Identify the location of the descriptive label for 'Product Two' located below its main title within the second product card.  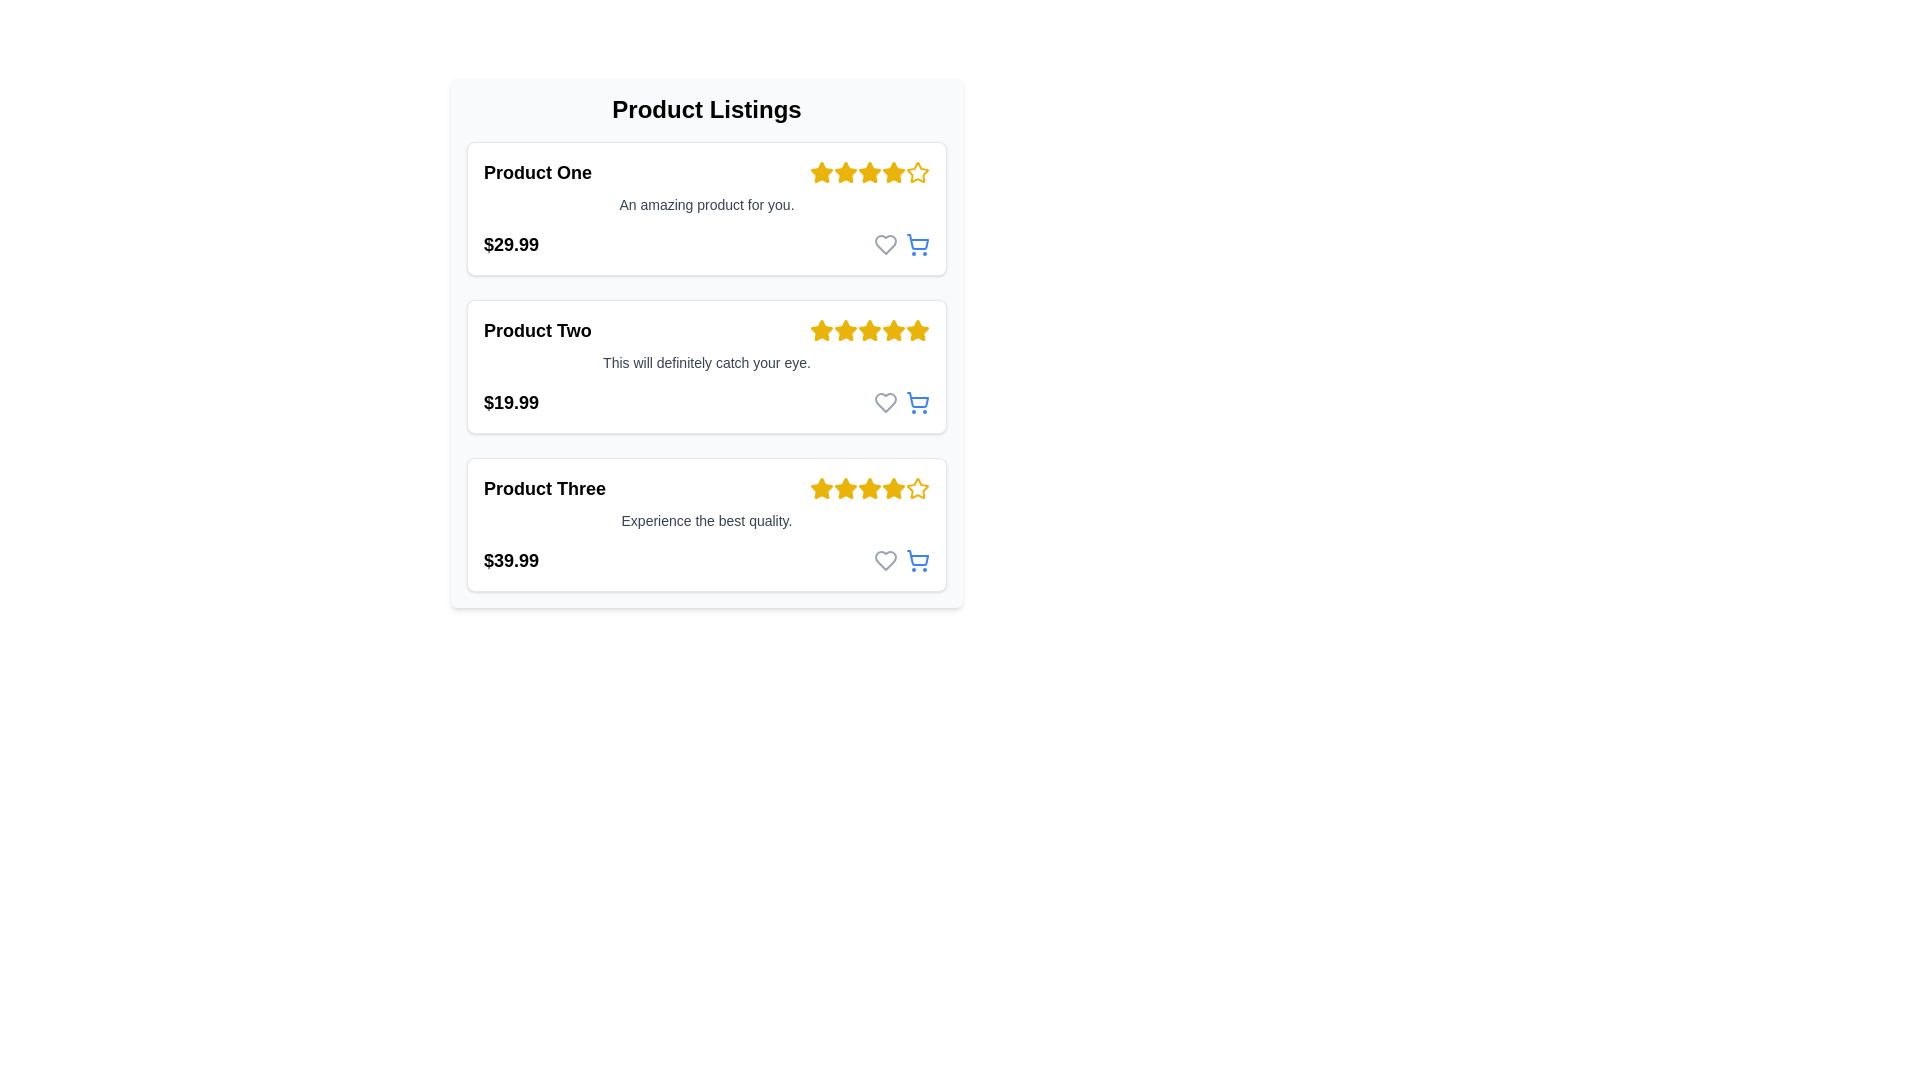
(706, 362).